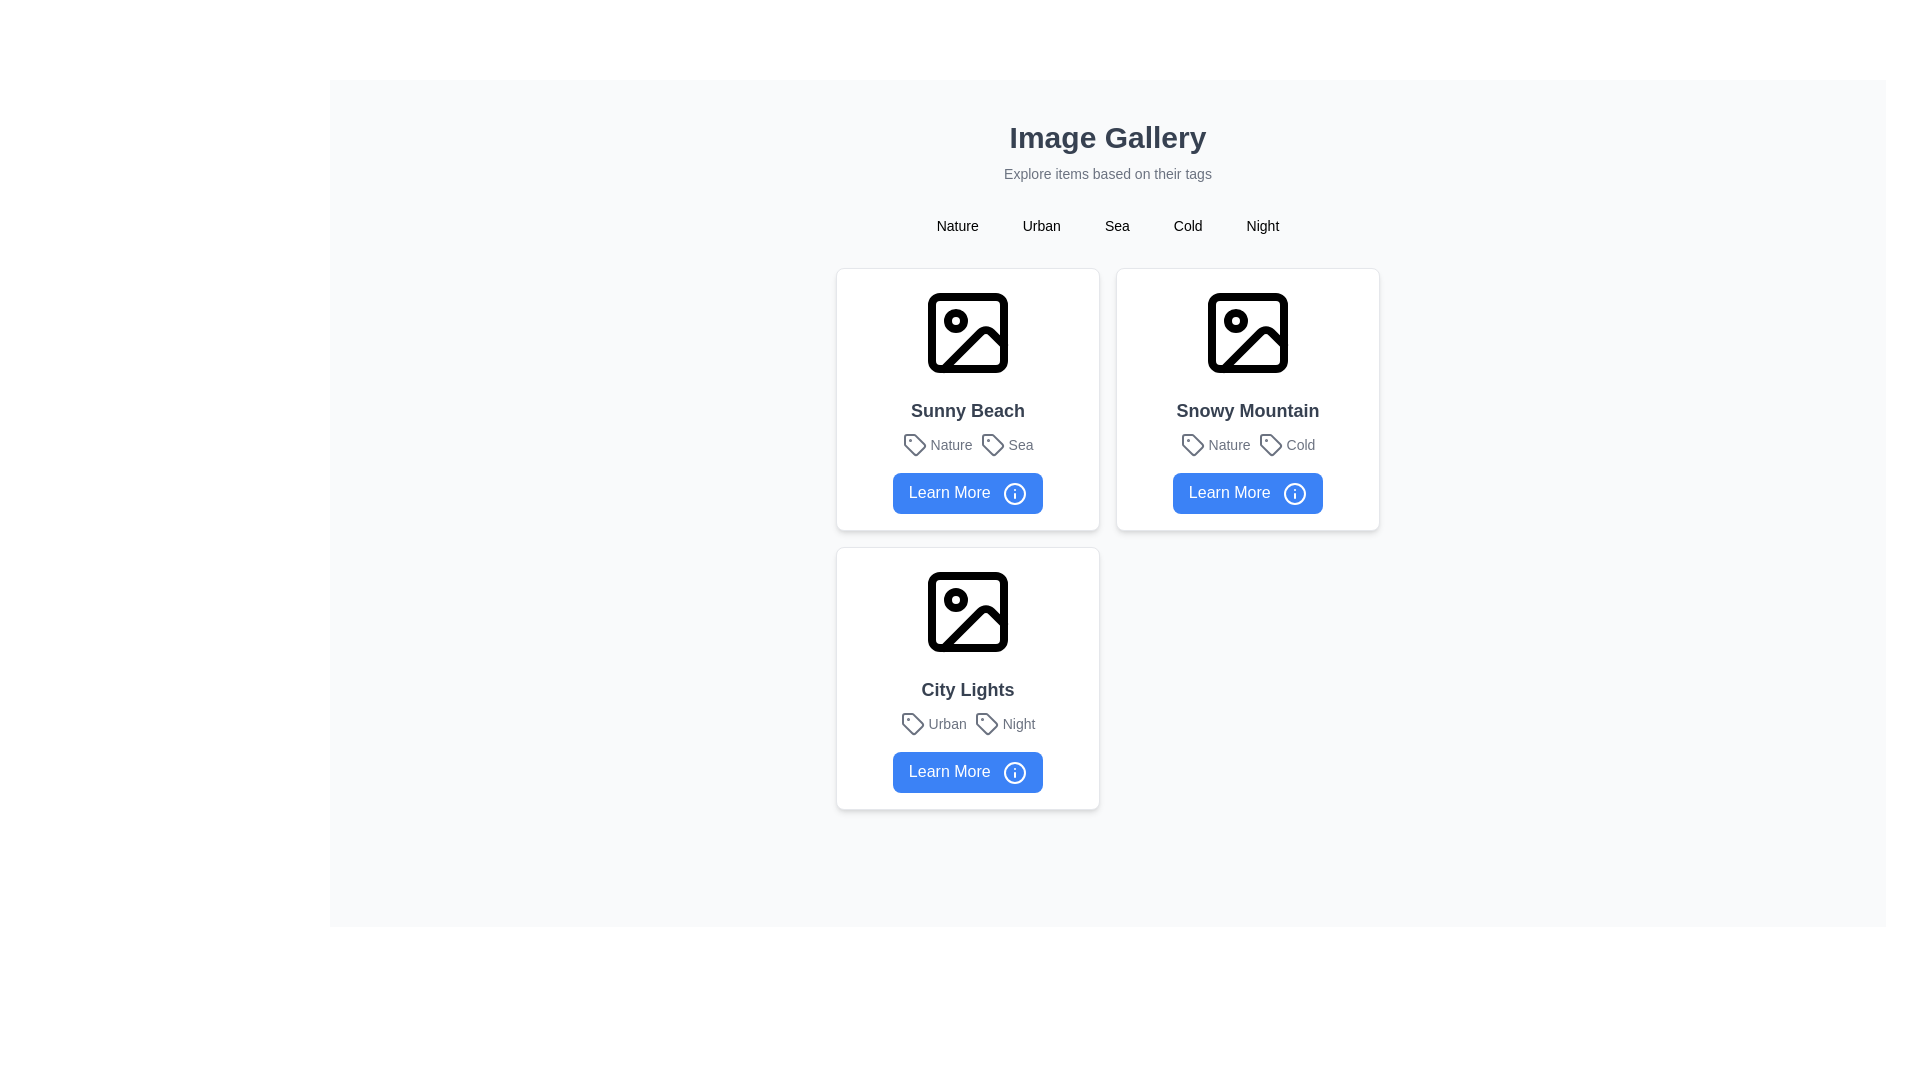 This screenshot has width=1920, height=1080. What do you see at coordinates (1247, 493) in the screenshot?
I see `the call-to-action button located within the 'Snowy Mountain' card` at bounding box center [1247, 493].